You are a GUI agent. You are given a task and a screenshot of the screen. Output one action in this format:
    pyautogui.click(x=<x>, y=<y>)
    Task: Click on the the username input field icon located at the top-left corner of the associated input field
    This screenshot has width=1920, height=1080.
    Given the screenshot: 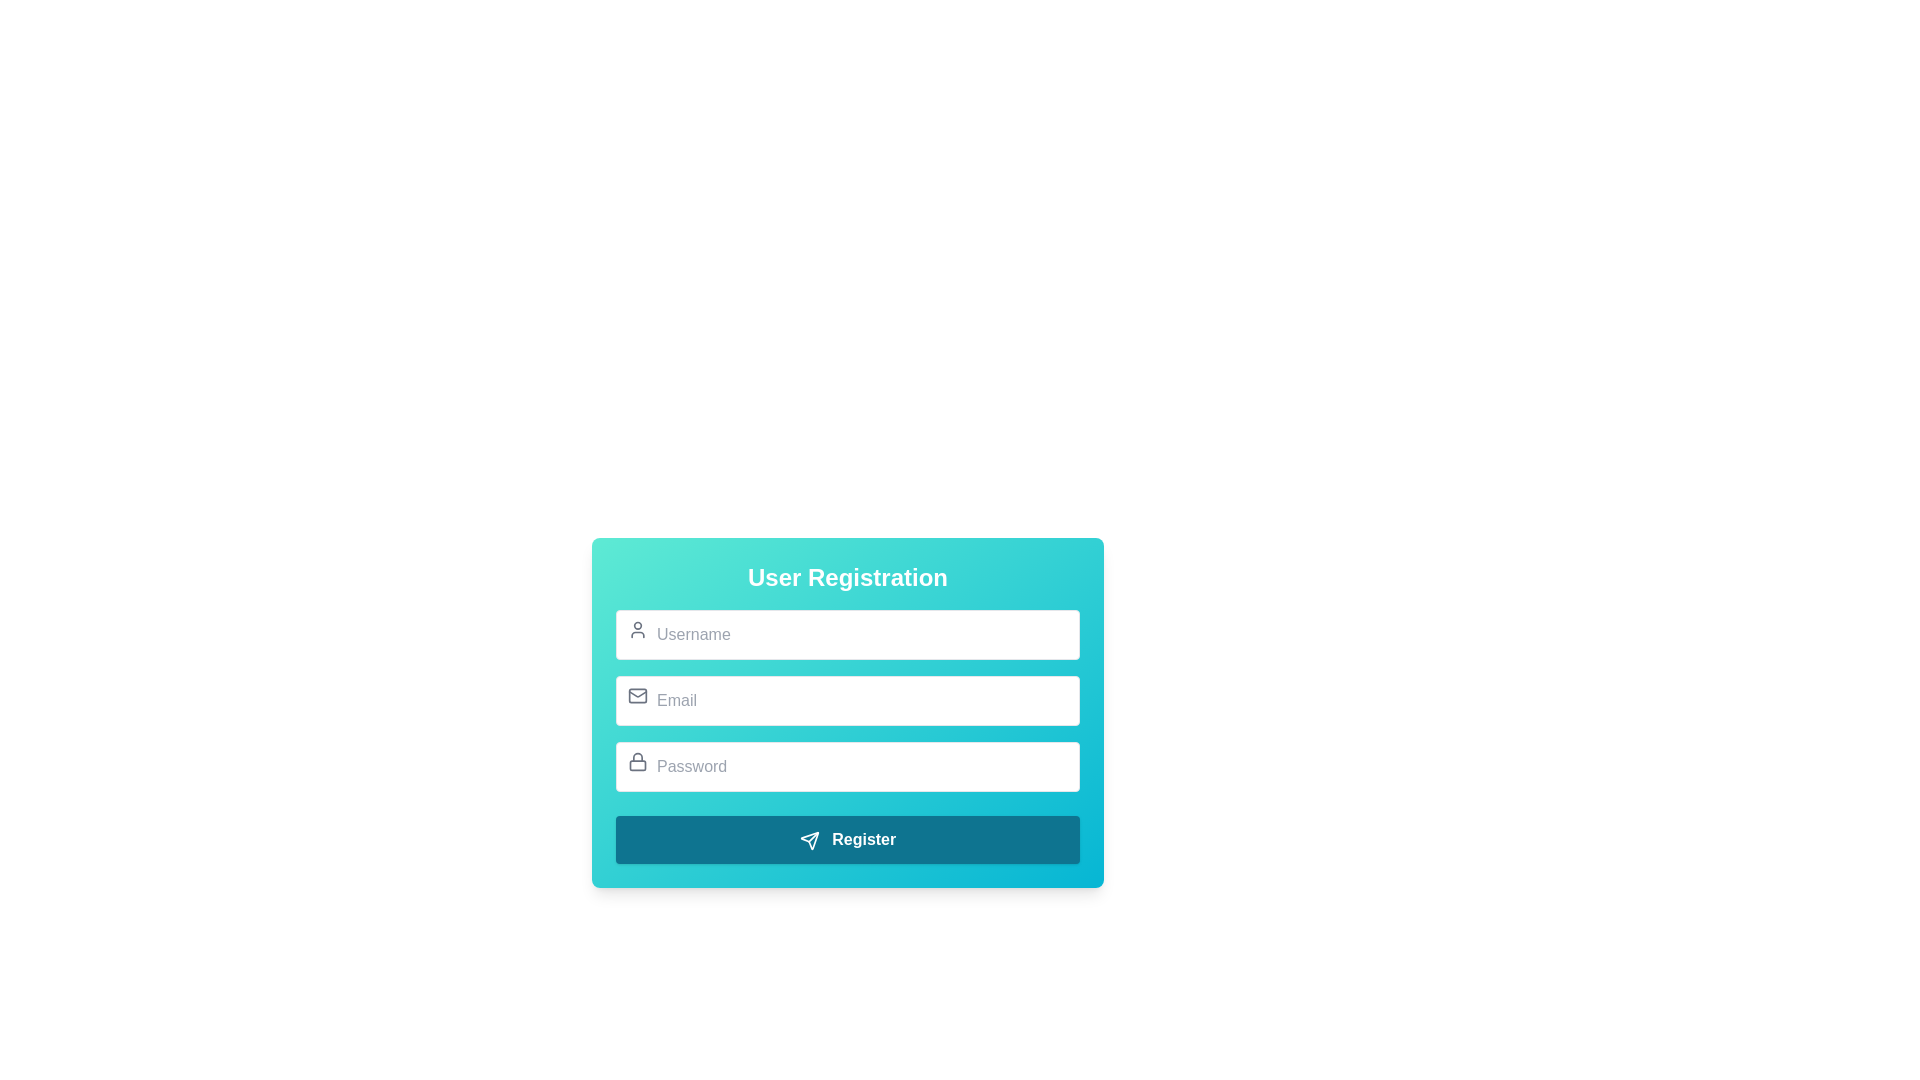 What is the action you would take?
    pyautogui.click(x=637, y=628)
    